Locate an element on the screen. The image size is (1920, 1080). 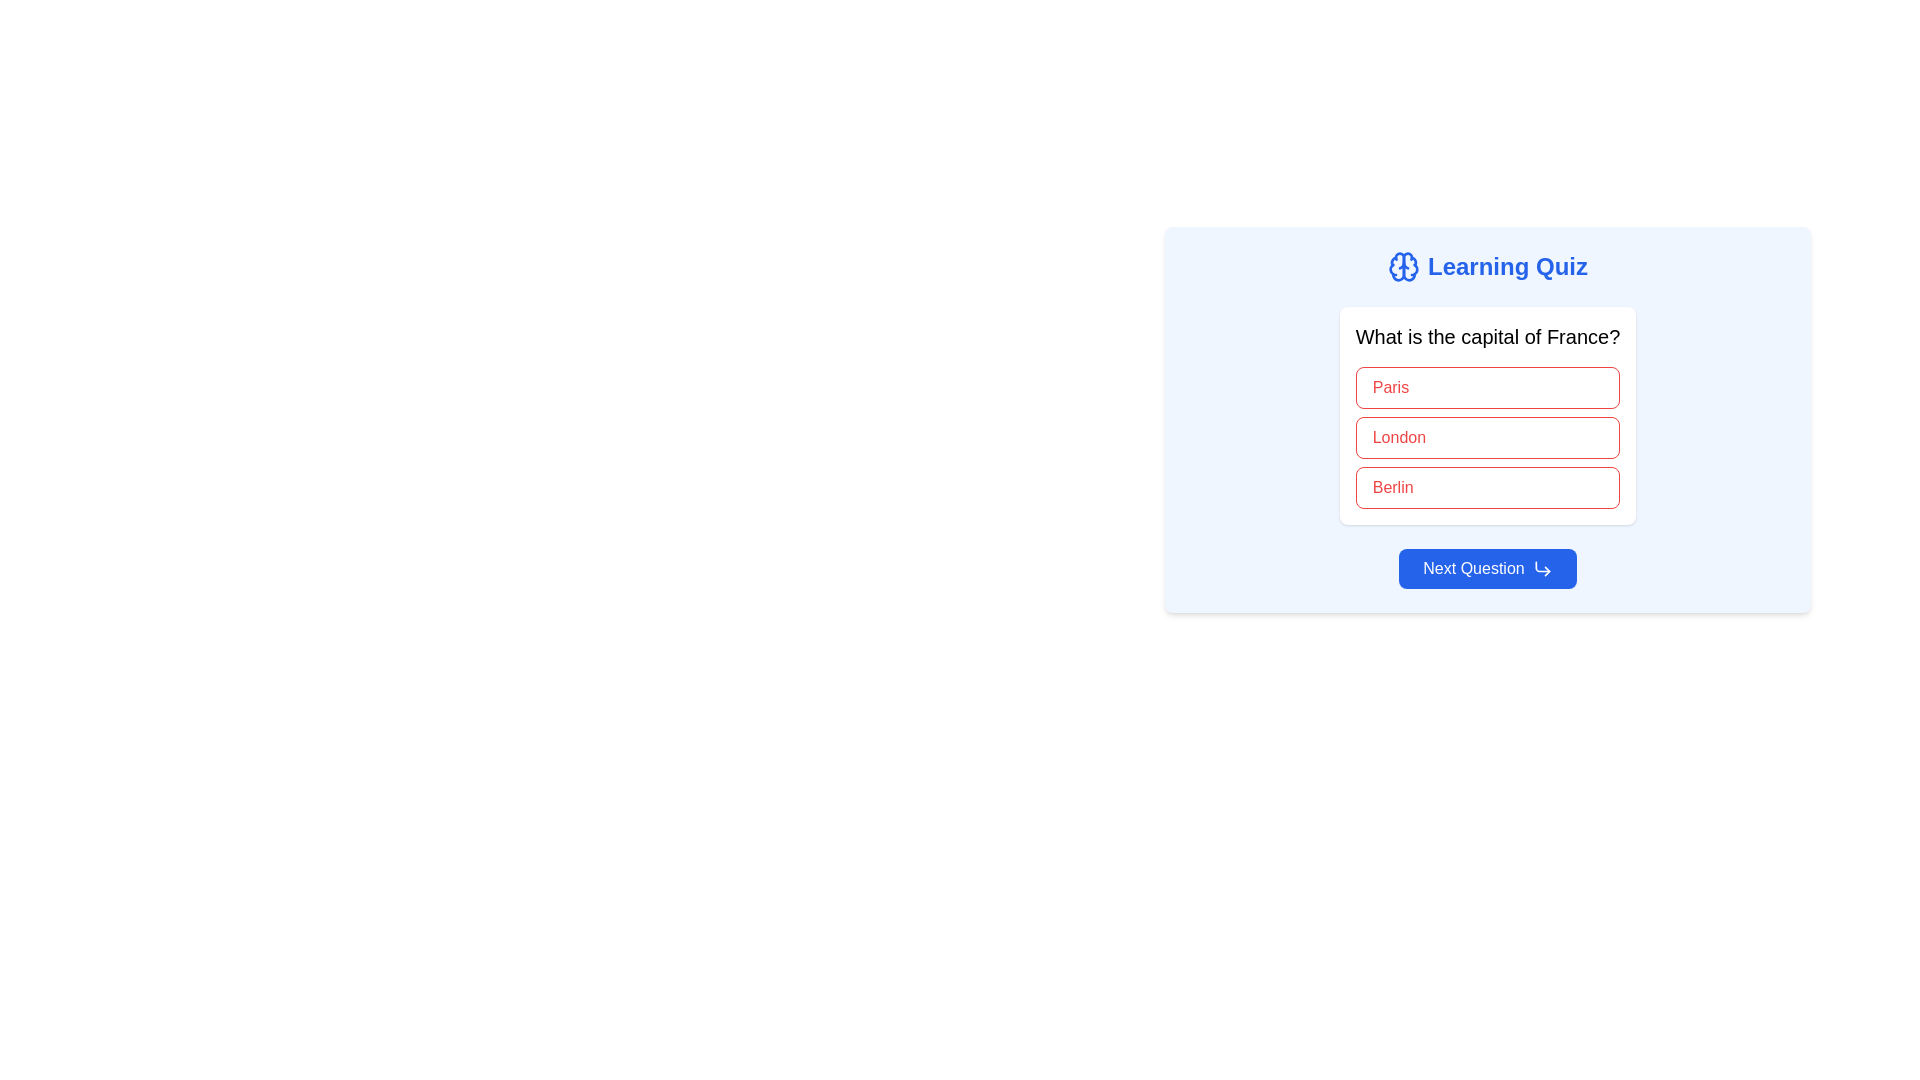
the button that selects 'London' in the quiz interface, located beneath 'Paris' and above 'Berlin', to change its background color is located at coordinates (1488, 437).